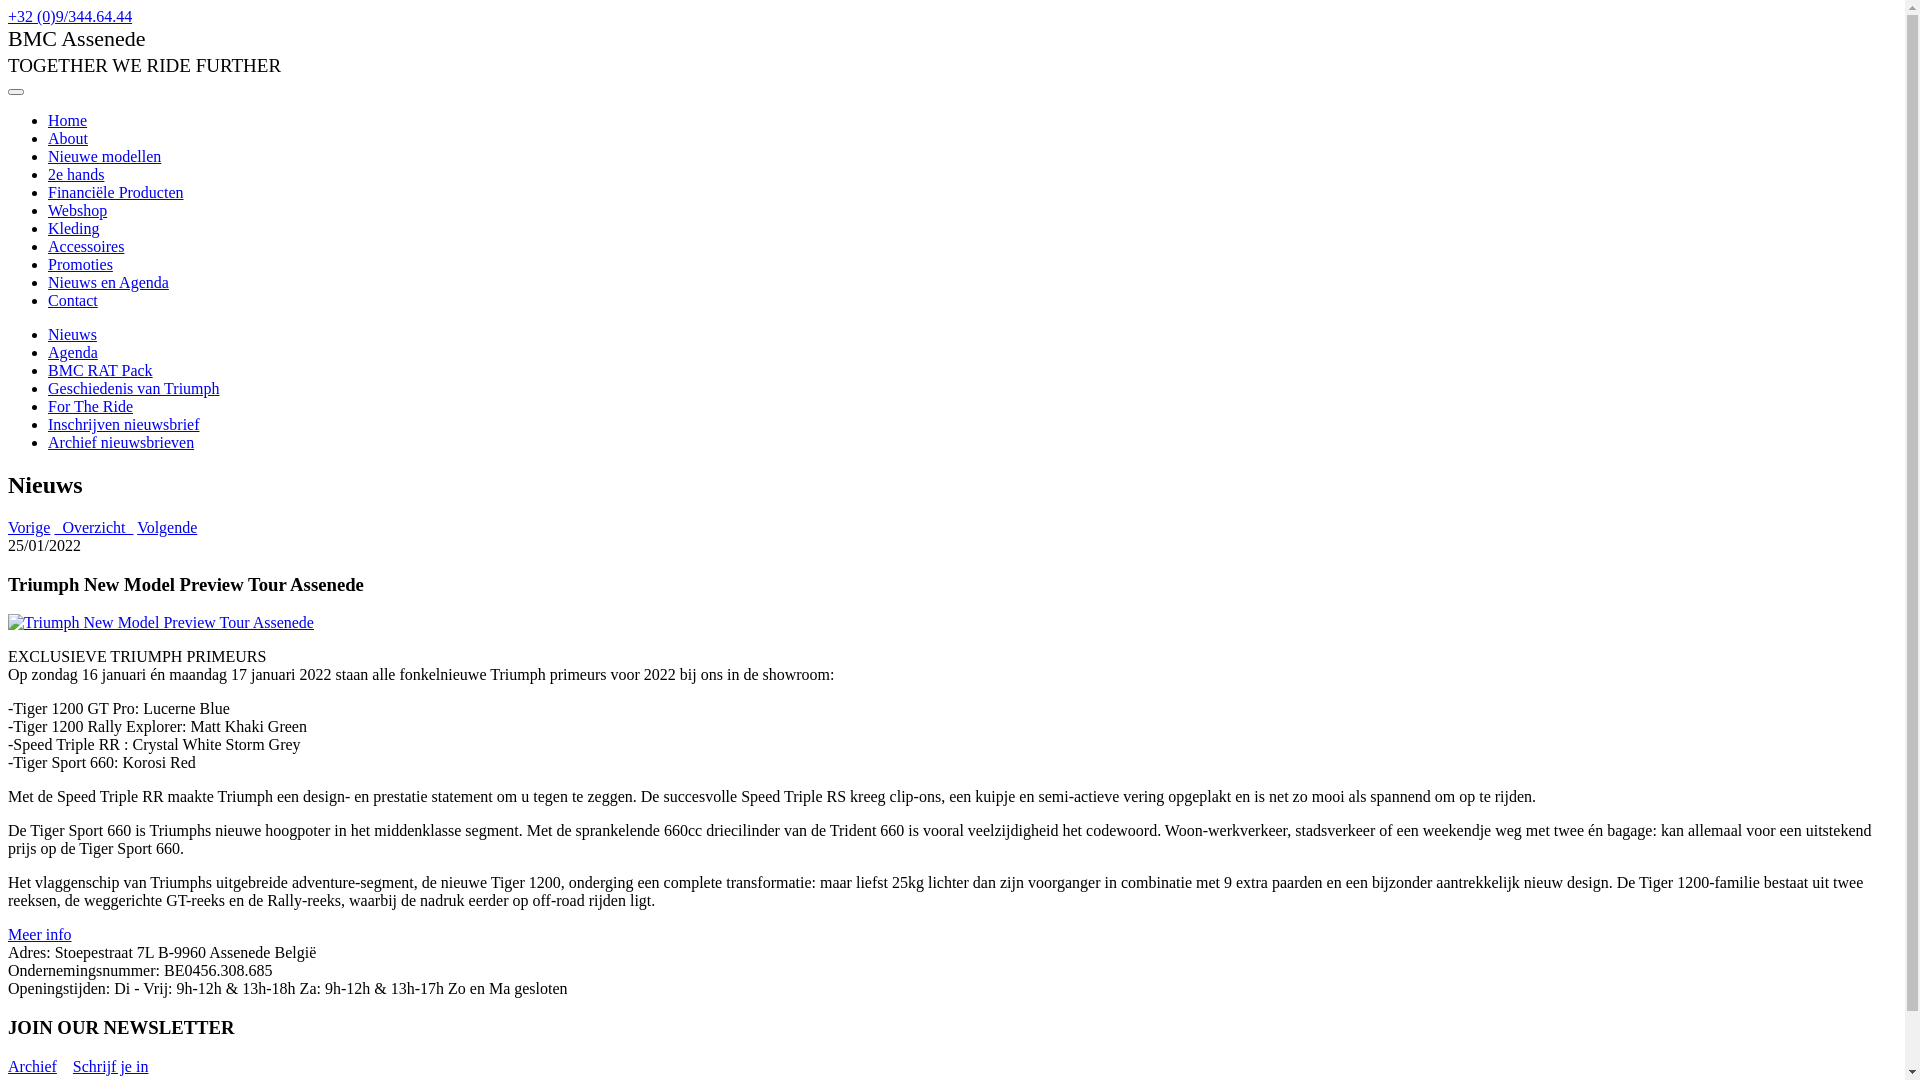 This screenshot has height=1080, width=1920. What do you see at coordinates (70, 16) in the screenshot?
I see `'+32 (0)9/344.64.44'` at bounding box center [70, 16].